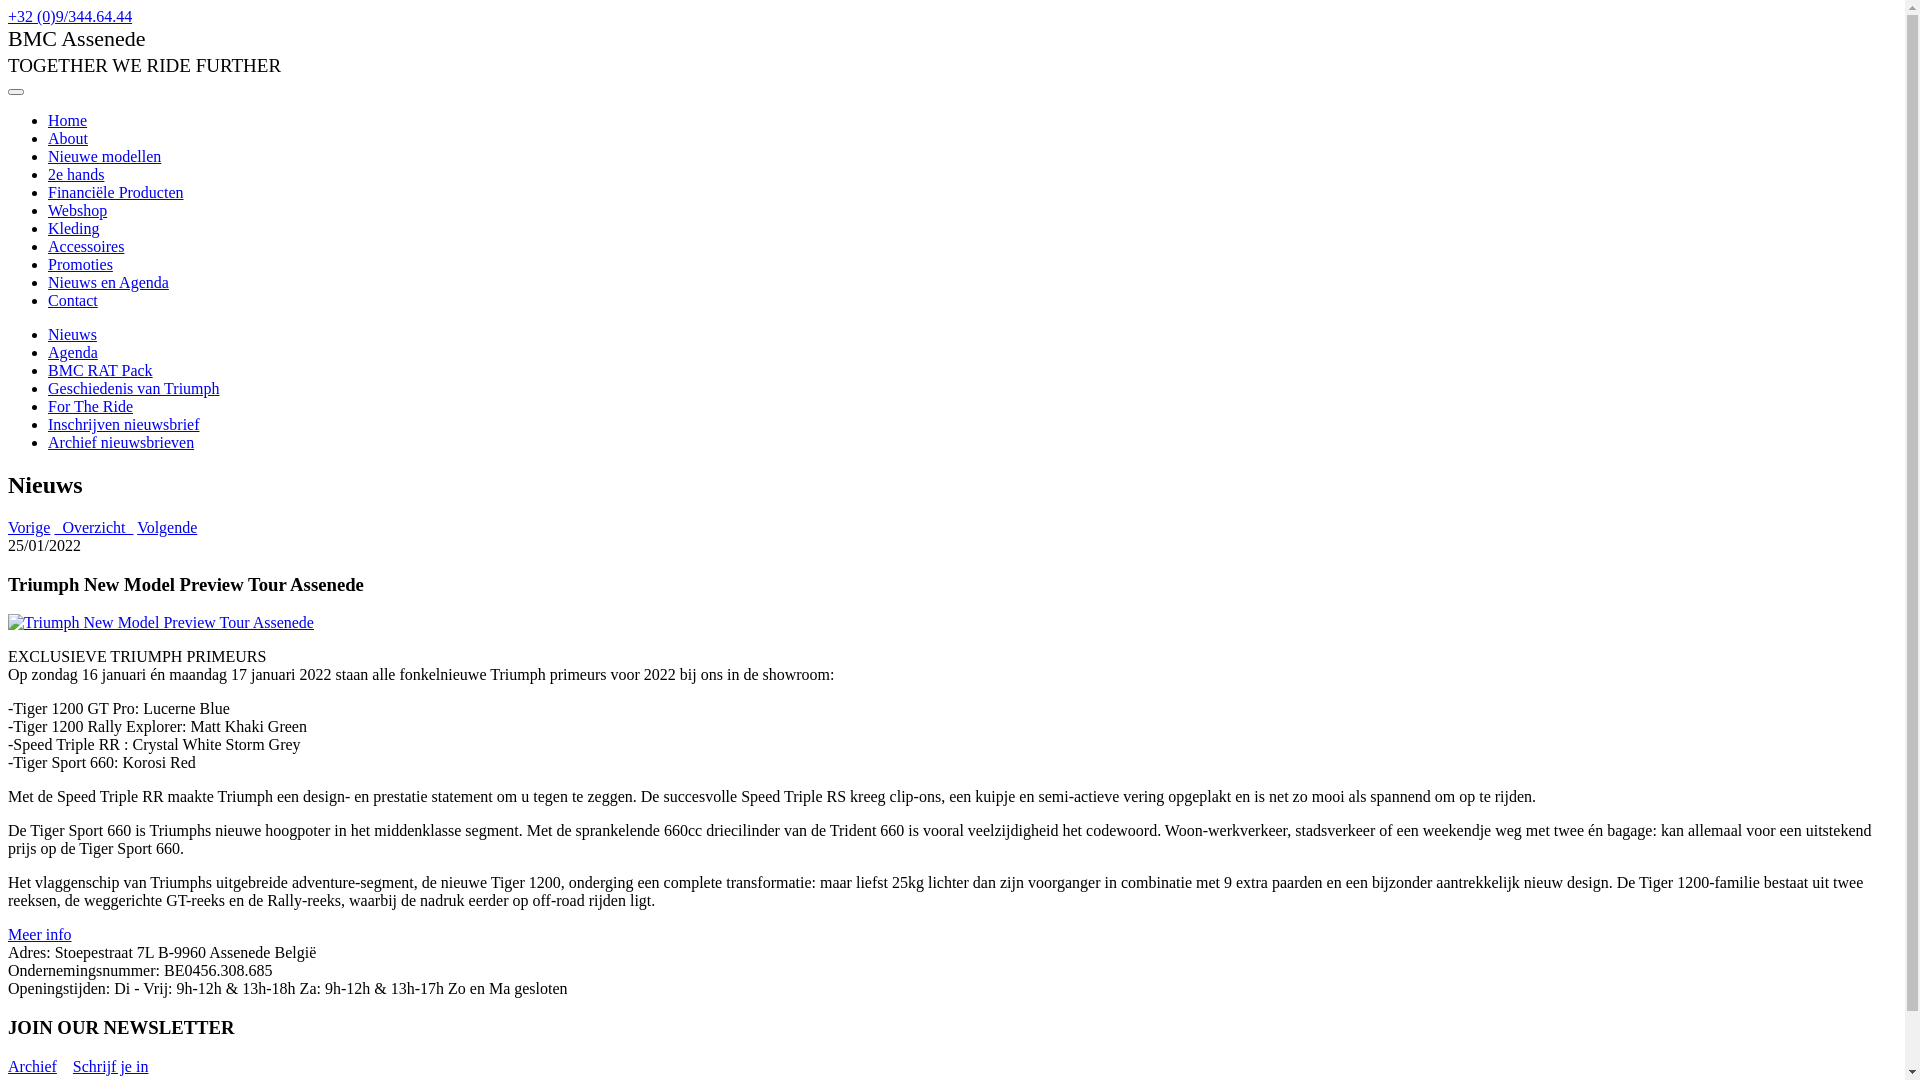 This screenshot has height=1080, width=1920. What do you see at coordinates (70, 16) in the screenshot?
I see `'+32 (0)9/344.64.44'` at bounding box center [70, 16].